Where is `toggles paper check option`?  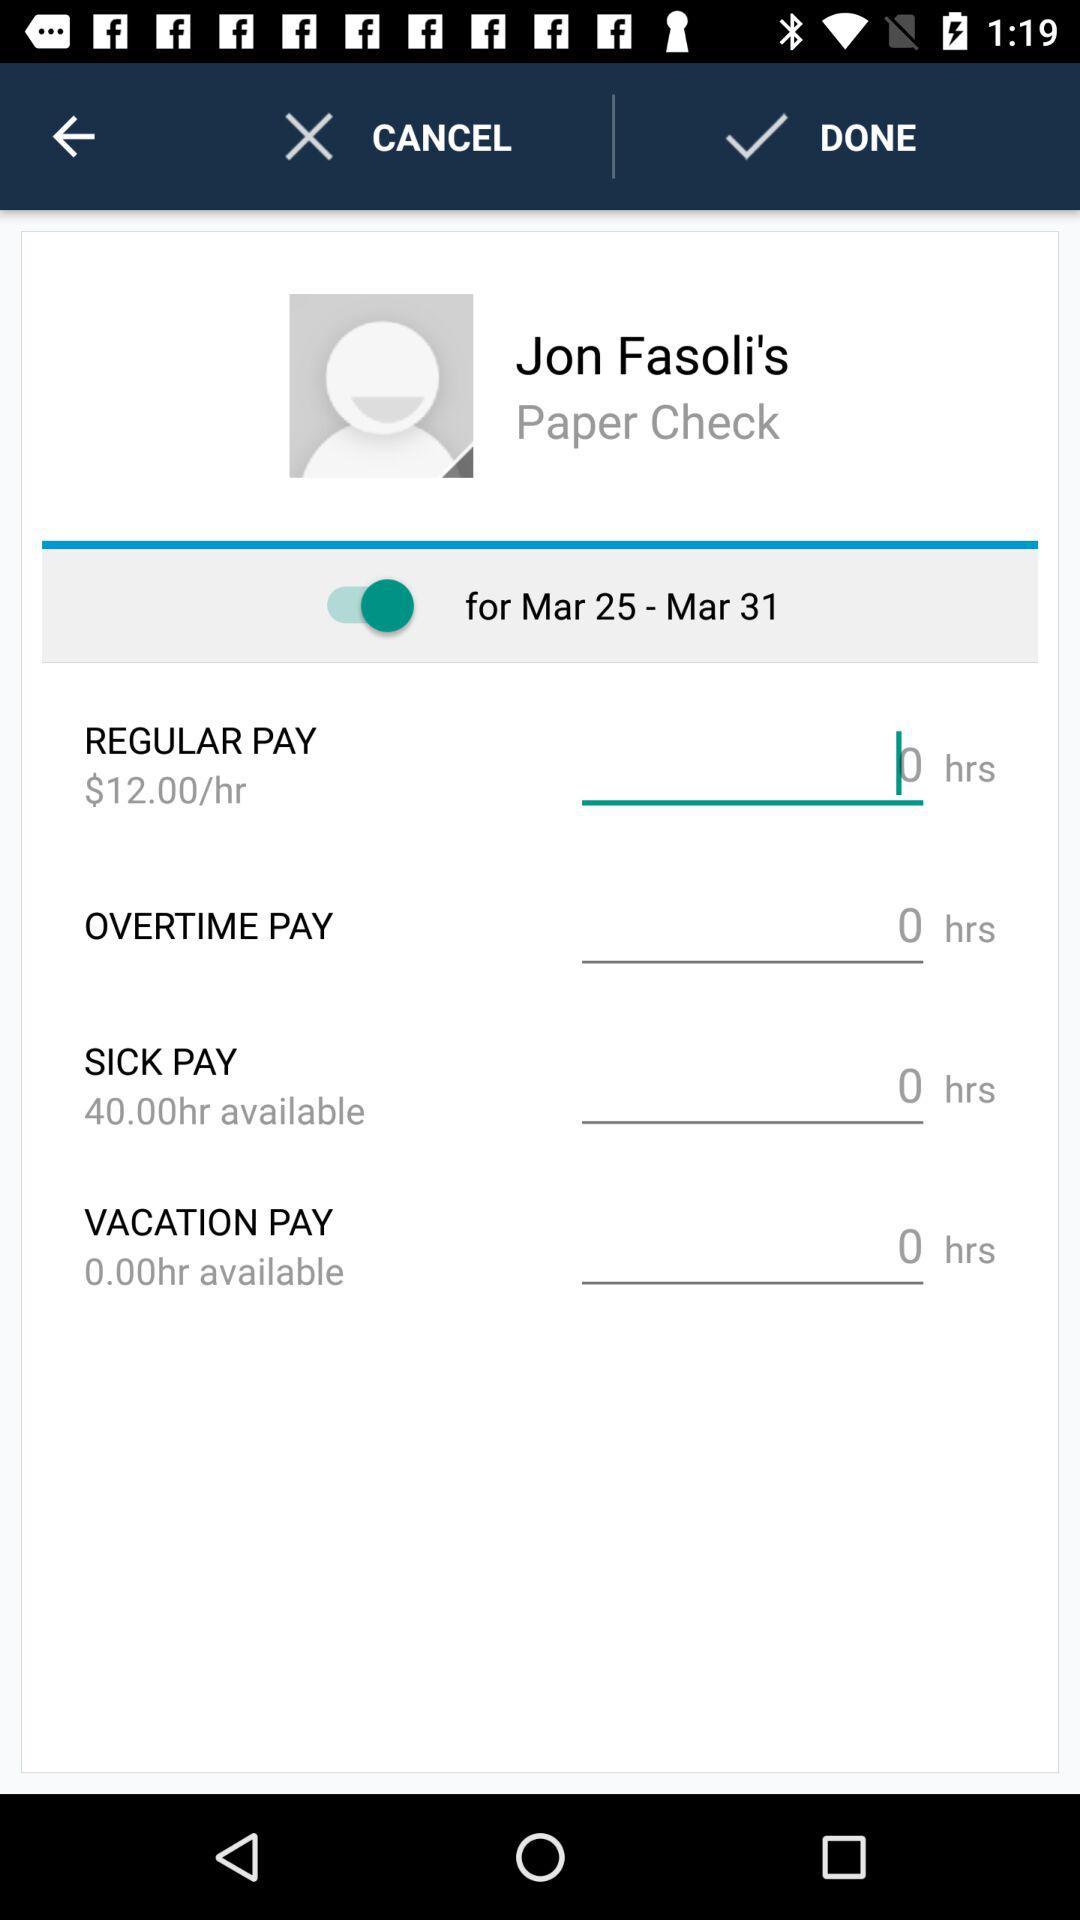
toggles paper check option is located at coordinates (360, 604).